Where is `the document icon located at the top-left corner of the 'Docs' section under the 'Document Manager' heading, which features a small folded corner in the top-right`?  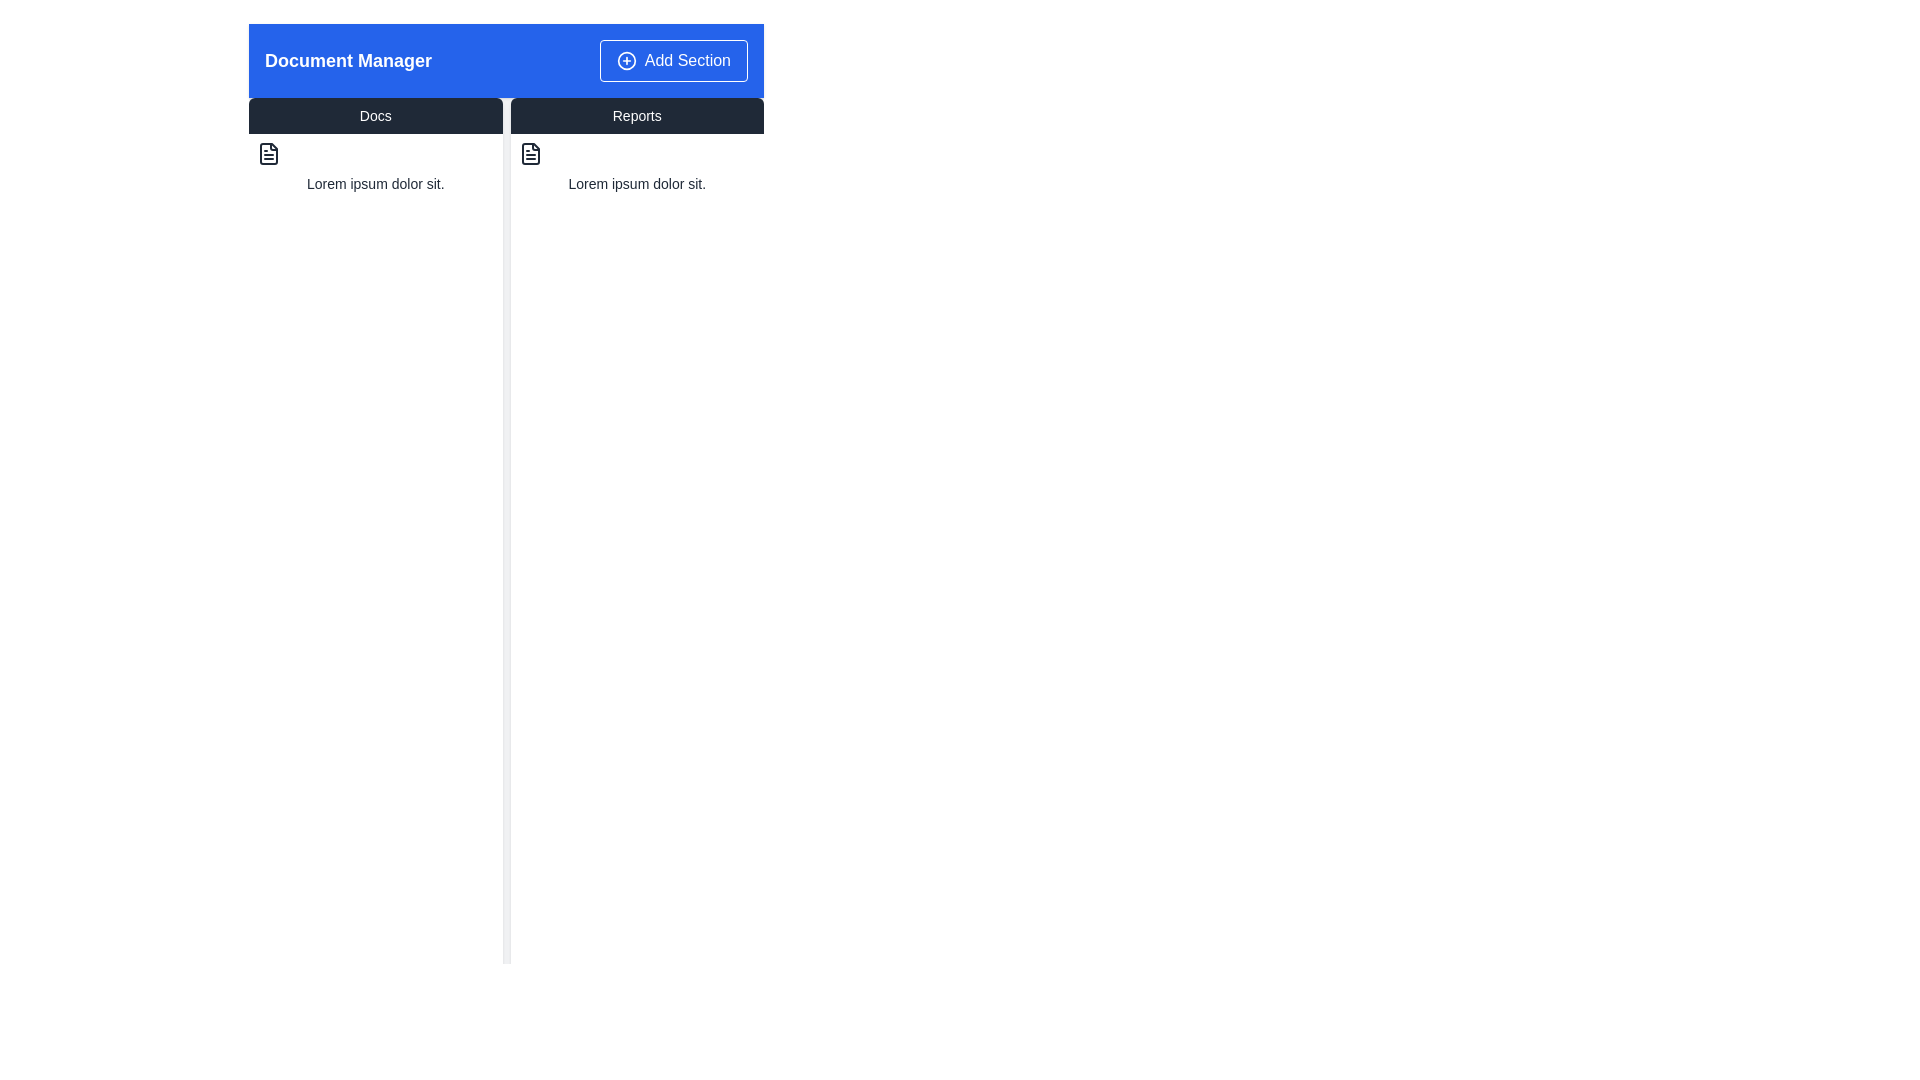 the document icon located at the top-left corner of the 'Docs' section under the 'Document Manager' heading, which features a small folded corner in the top-right is located at coordinates (267, 153).